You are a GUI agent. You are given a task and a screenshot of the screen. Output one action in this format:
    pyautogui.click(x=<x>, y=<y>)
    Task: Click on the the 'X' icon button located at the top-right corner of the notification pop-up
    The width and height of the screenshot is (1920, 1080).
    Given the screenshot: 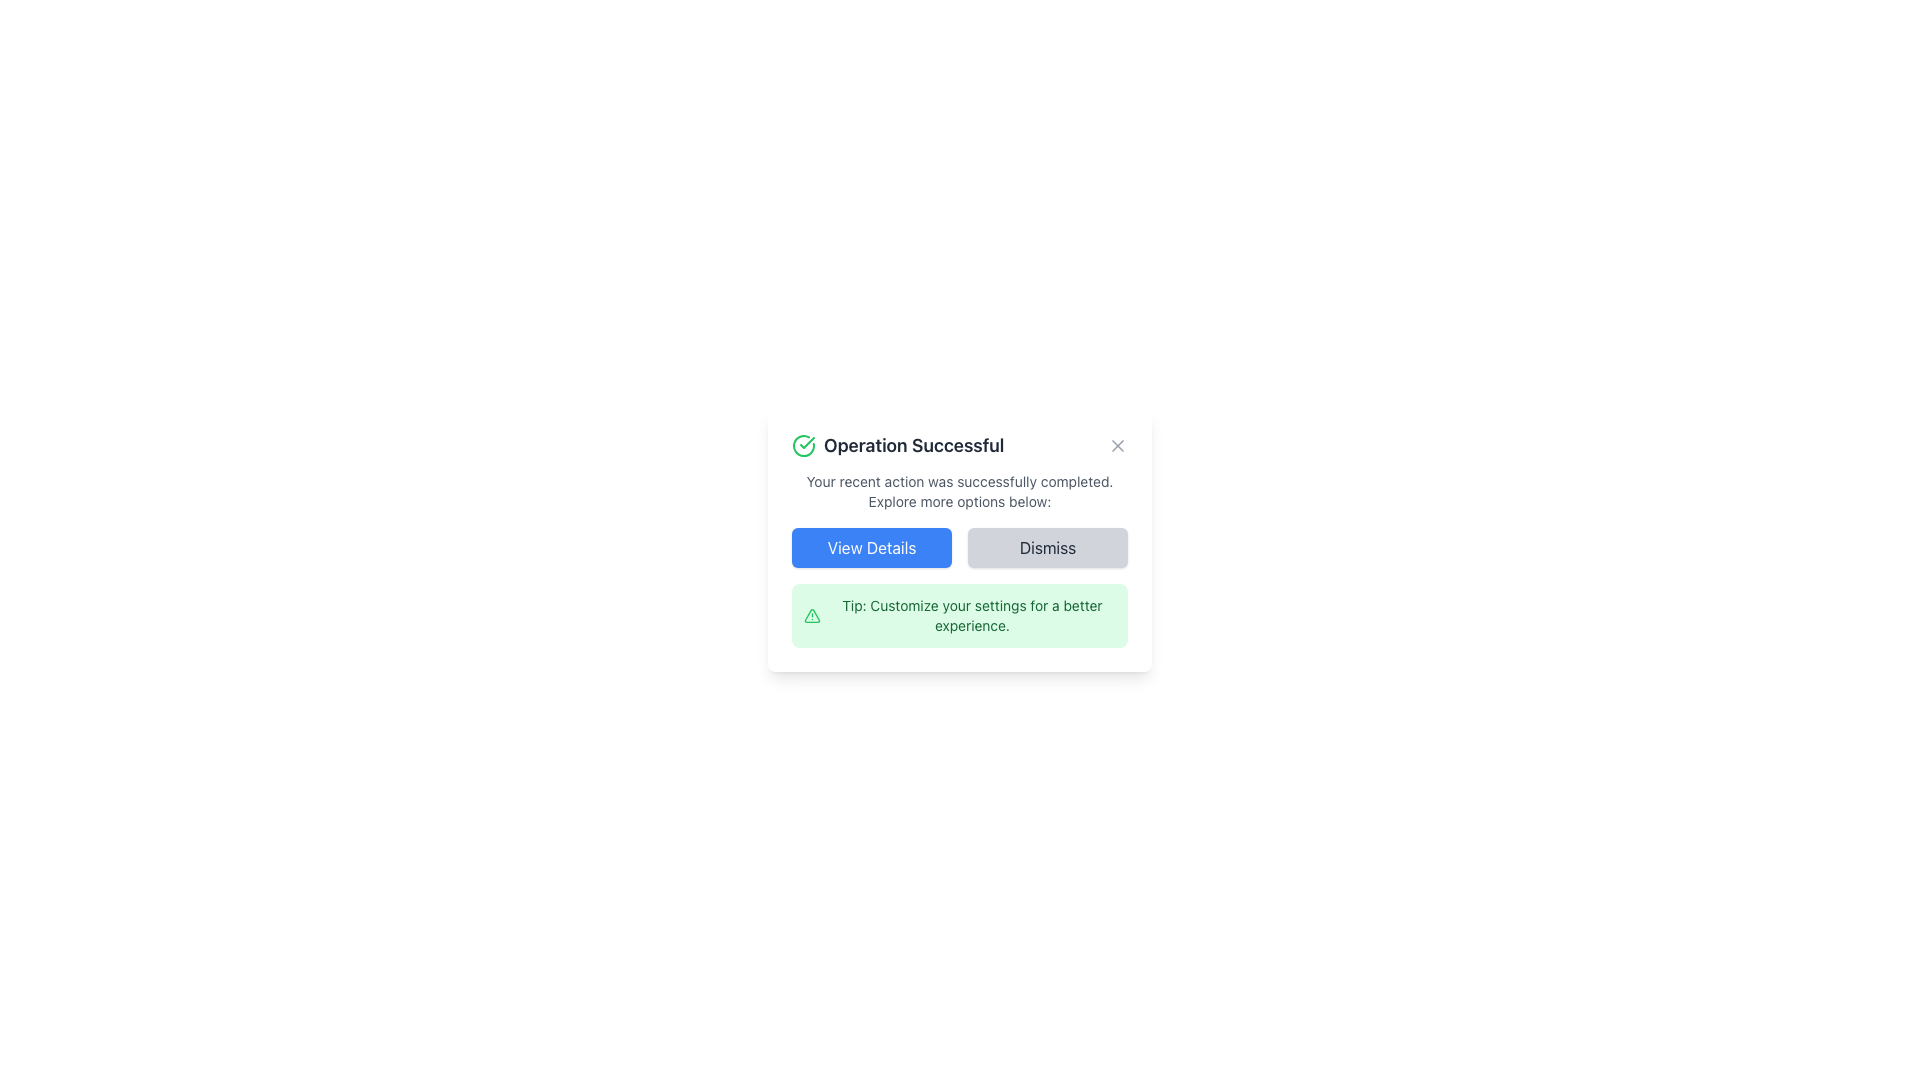 What is the action you would take?
    pyautogui.click(x=1117, y=445)
    